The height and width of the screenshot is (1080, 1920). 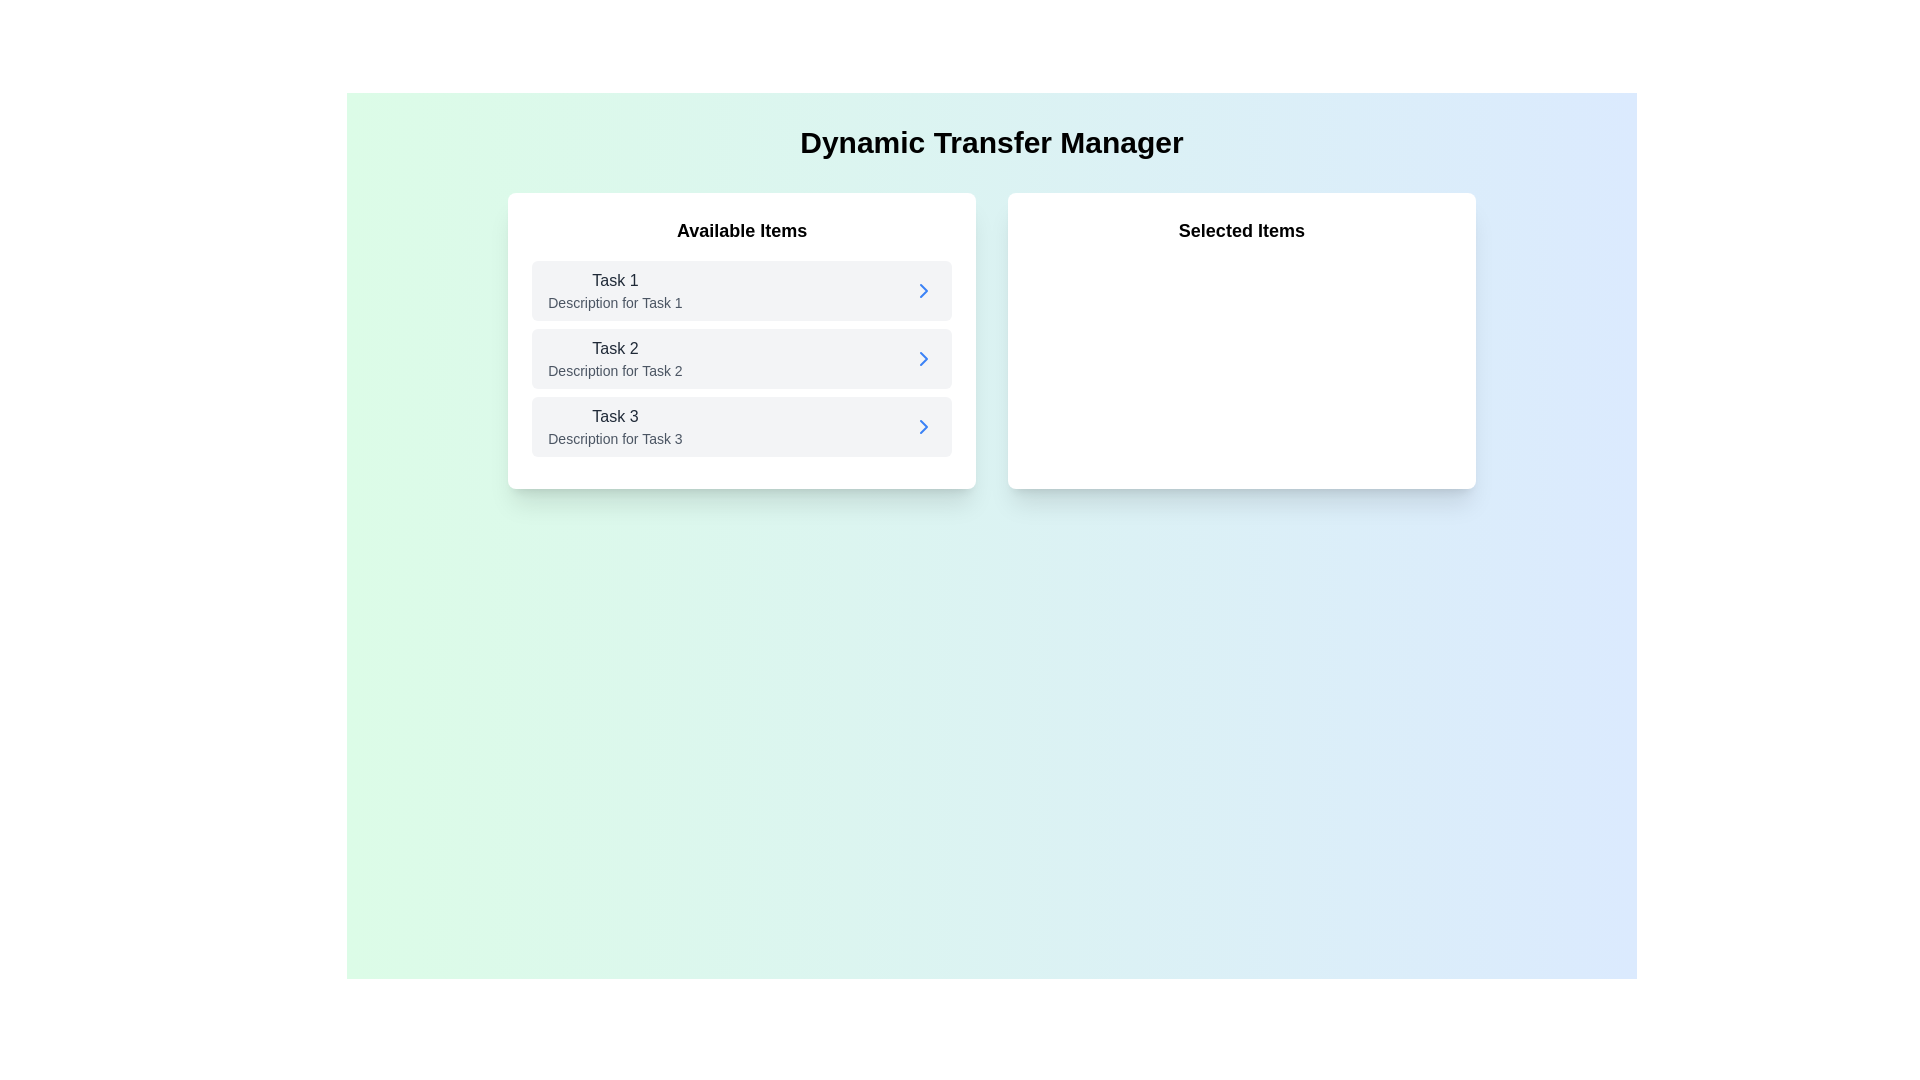 I want to click on the first list item labeled 'Task 1' in the 'Available Items' column, so click(x=741, y=290).